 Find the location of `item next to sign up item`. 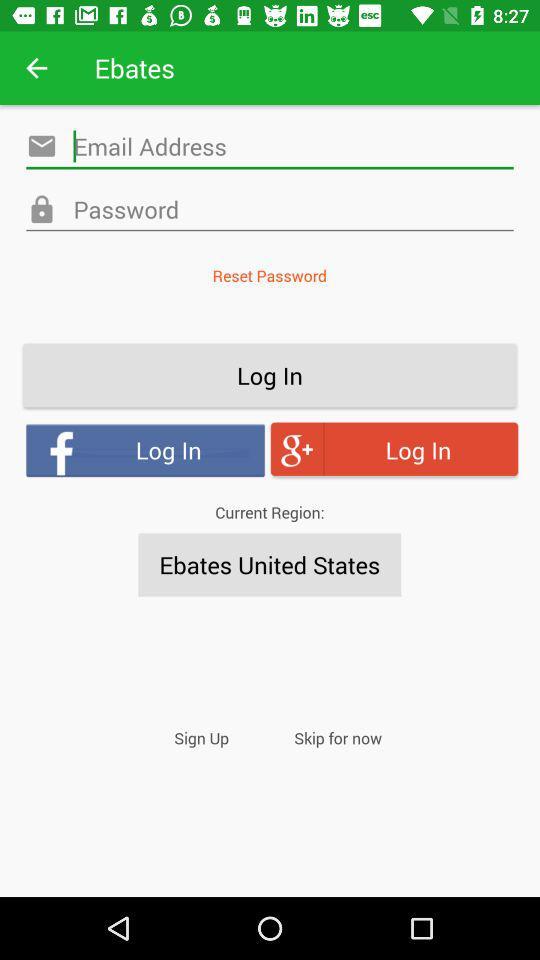

item next to sign up item is located at coordinates (337, 737).